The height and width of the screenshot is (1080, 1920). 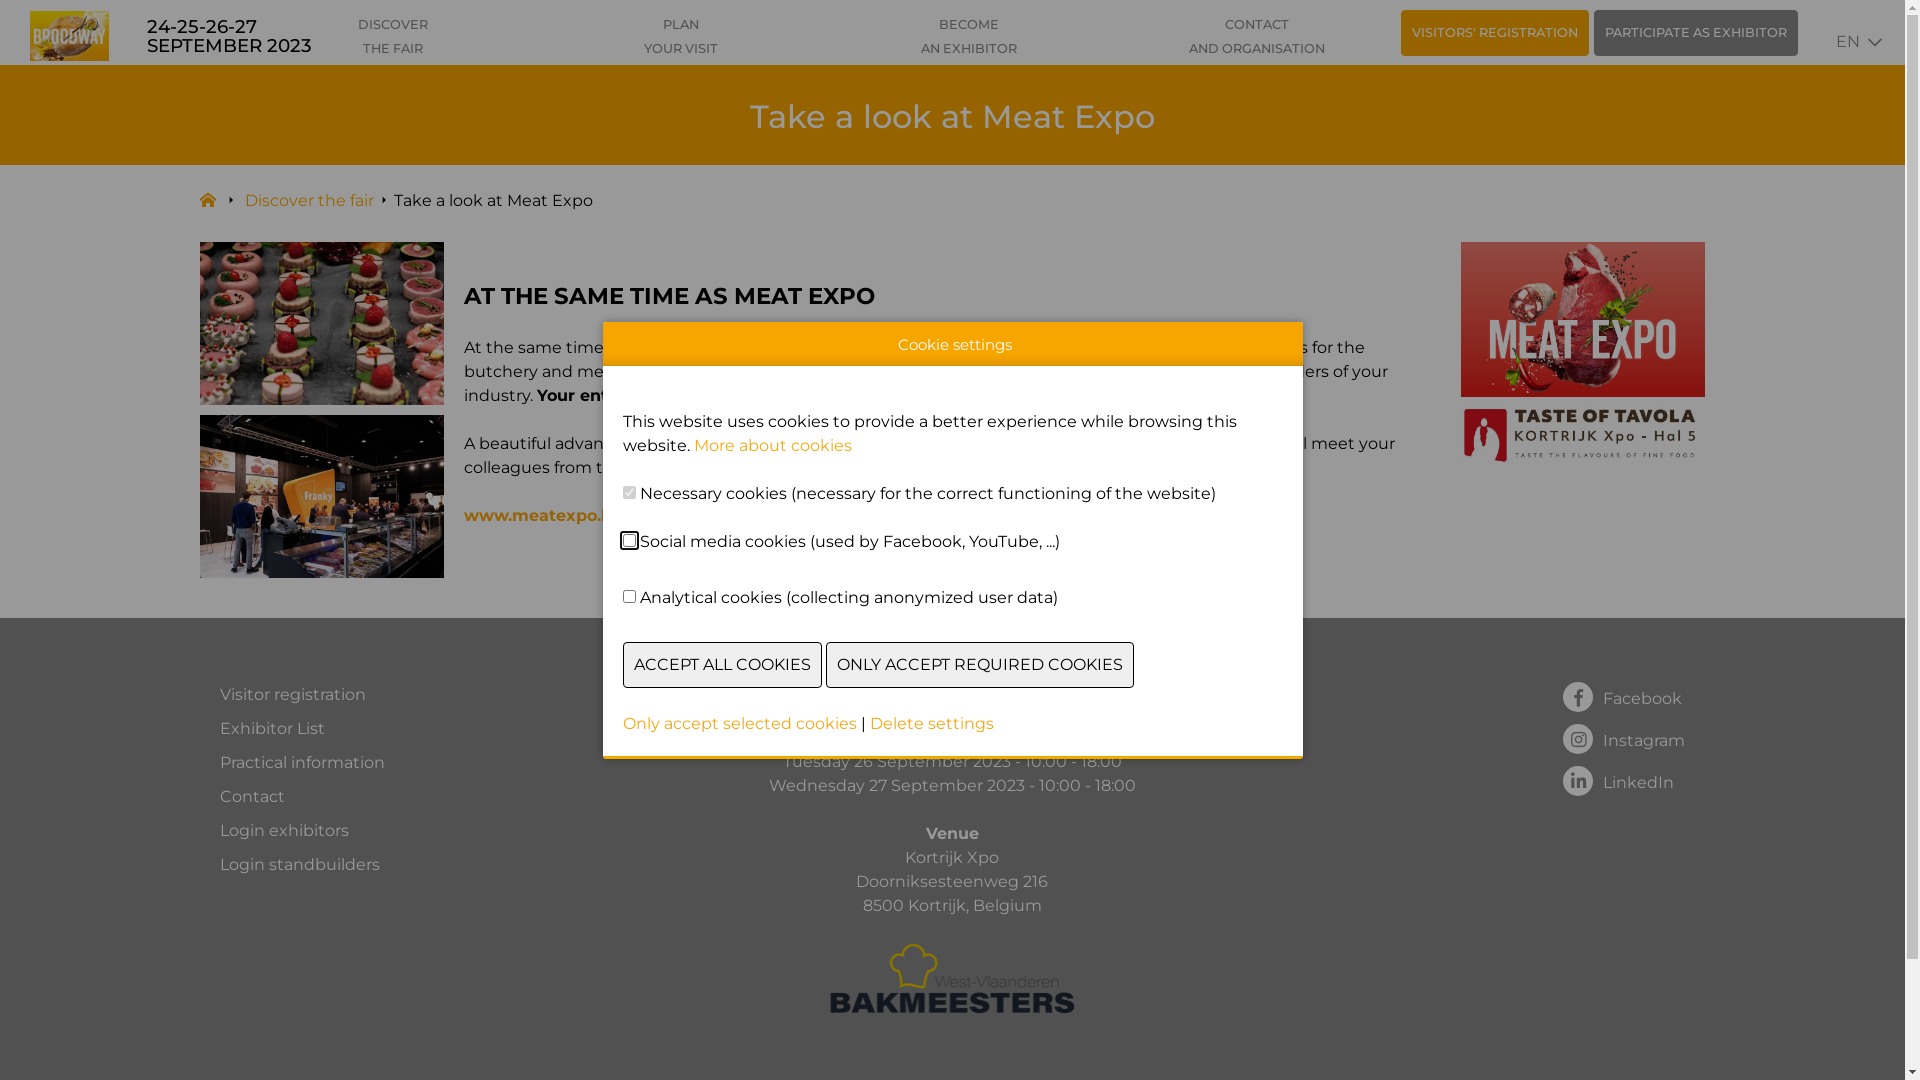 What do you see at coordinates (1623, 737) in the screenshot?
I see `'Instagram'` at bounding box center [1623, 737].